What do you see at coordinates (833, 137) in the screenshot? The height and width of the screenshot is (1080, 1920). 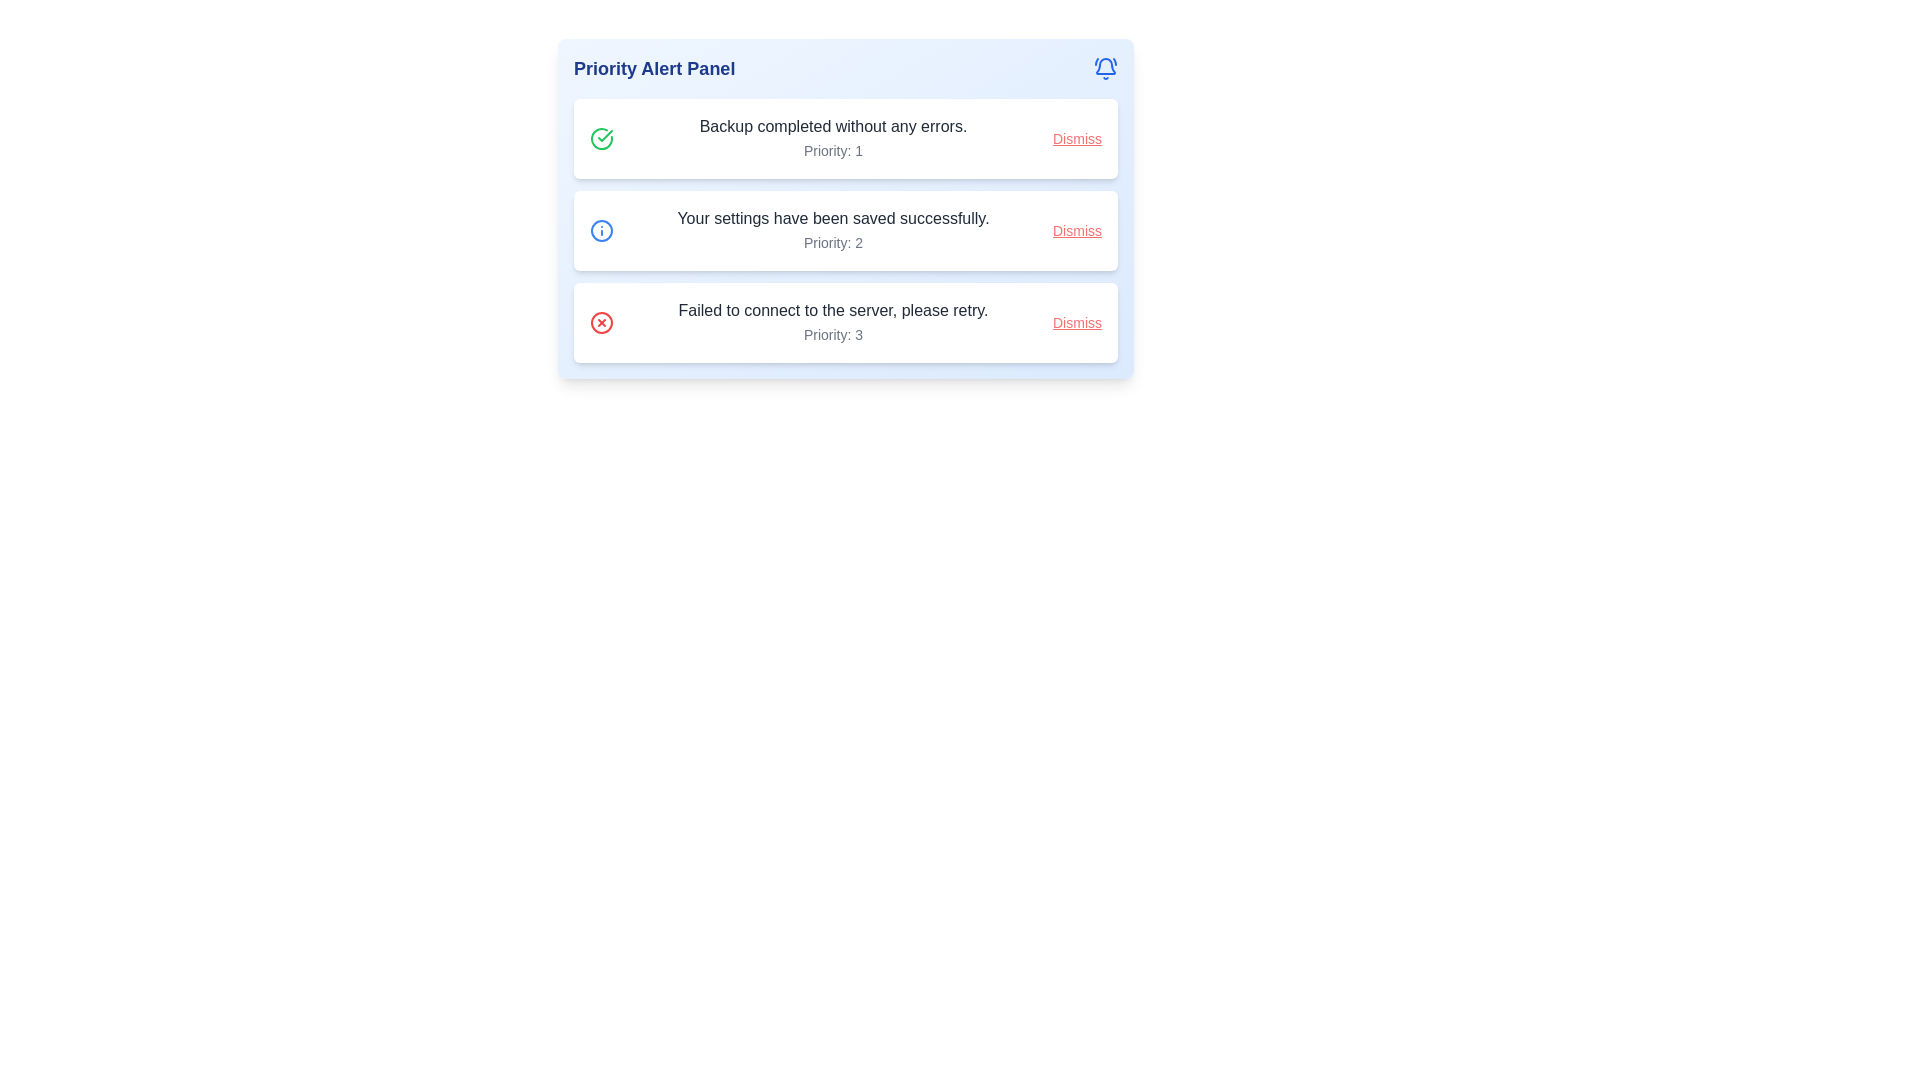 I see `the status update text block indicating the successful completion of a backup` at bounding box center [833, 137].